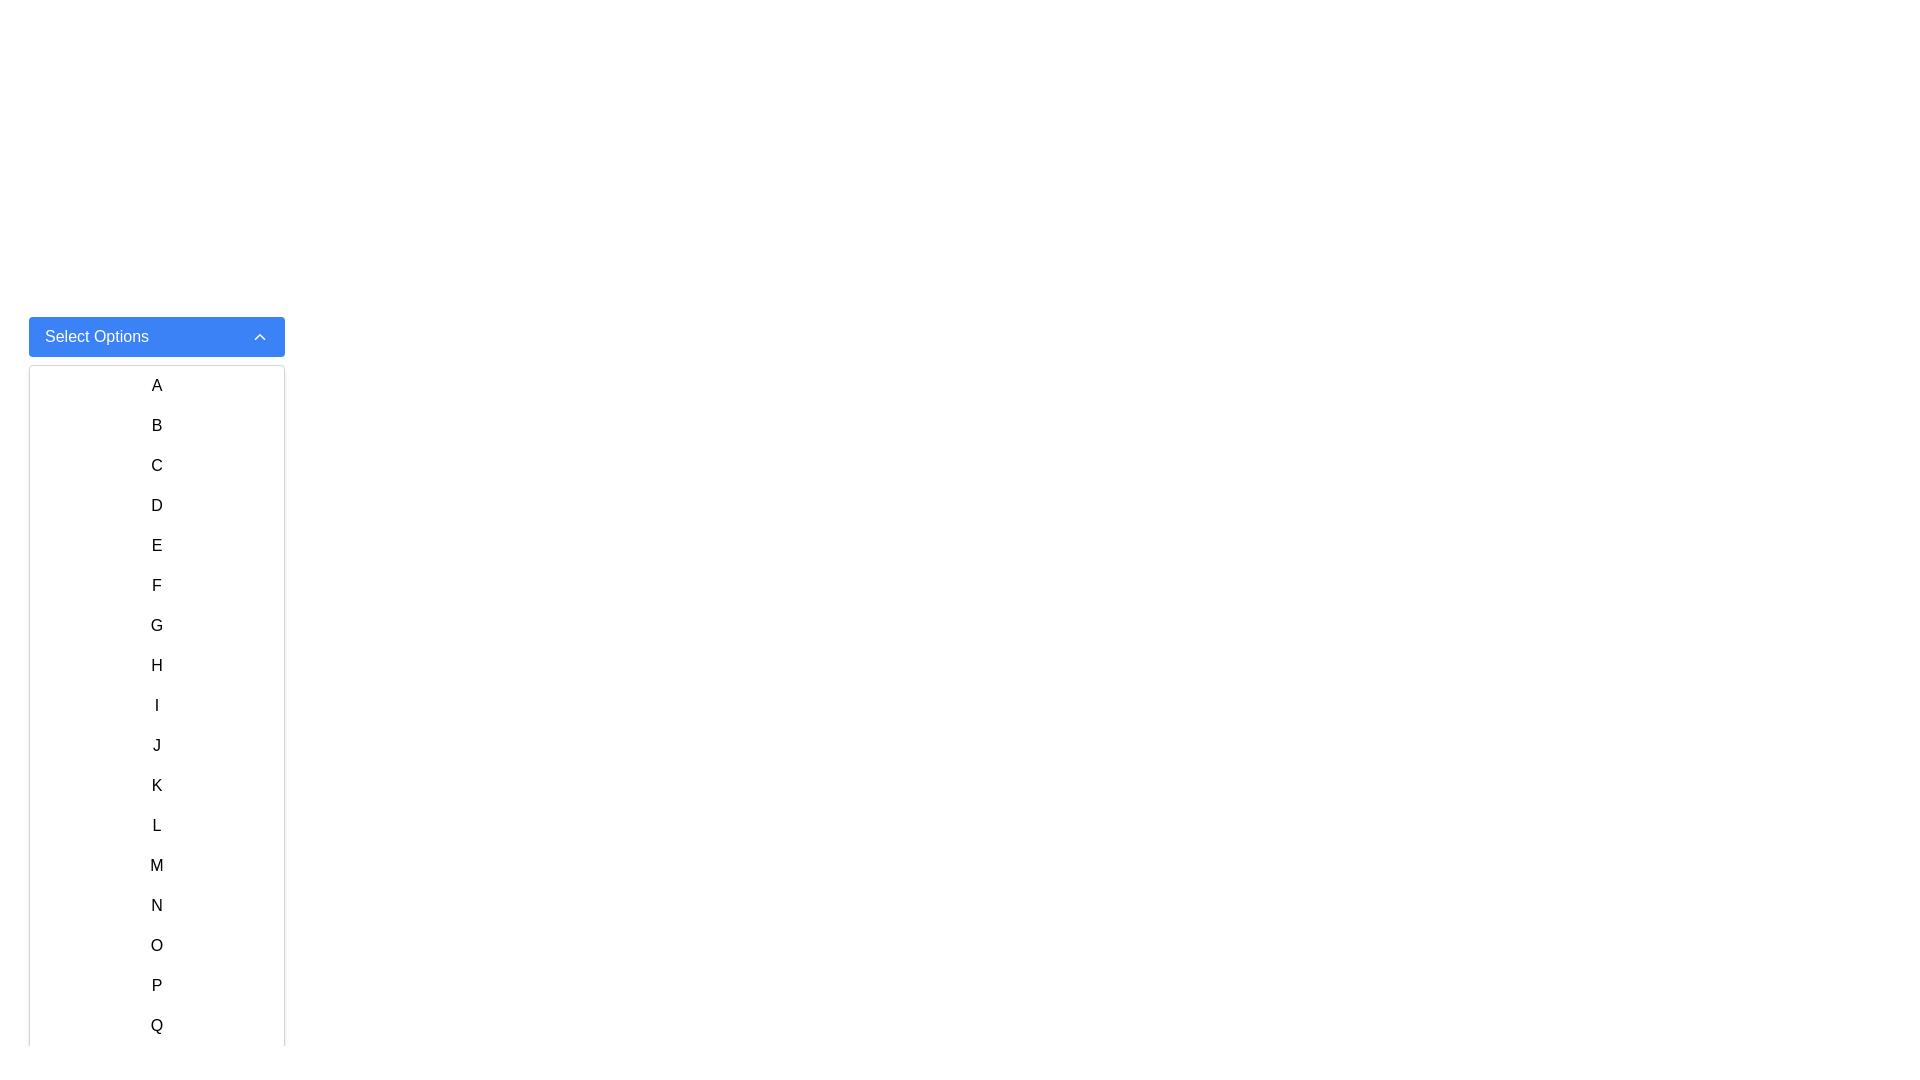 The height and width of the screenshot is (1080, 1920). Describe the element at coordinates (156, 335) in the screenshot. I see `the dropdown toggle button located at the top area of the vertical list of options labeled from 'A' to 'Z'` at that location.